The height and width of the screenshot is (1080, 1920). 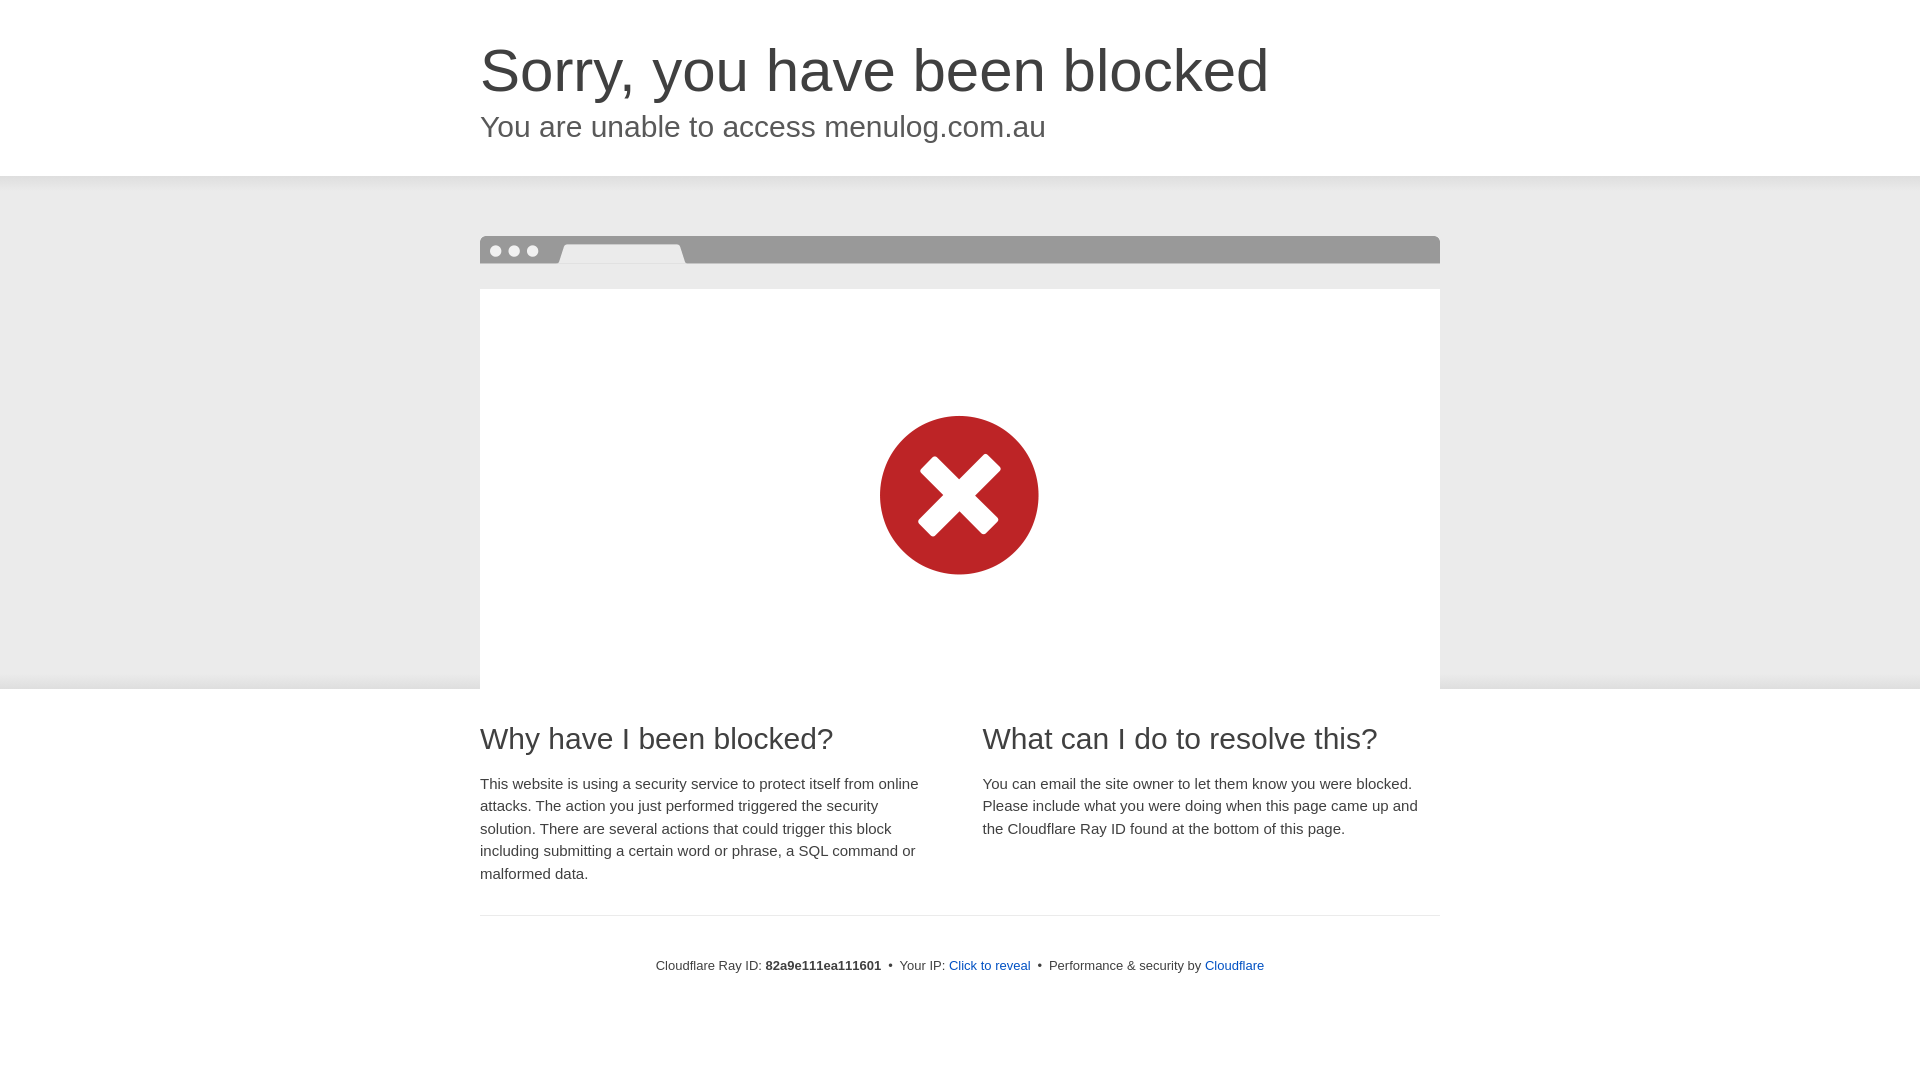 What do you see at coordinates (1233, 964) in the screenshot?
I see `'Cloudflare'` at bounding box center [1233, 964].